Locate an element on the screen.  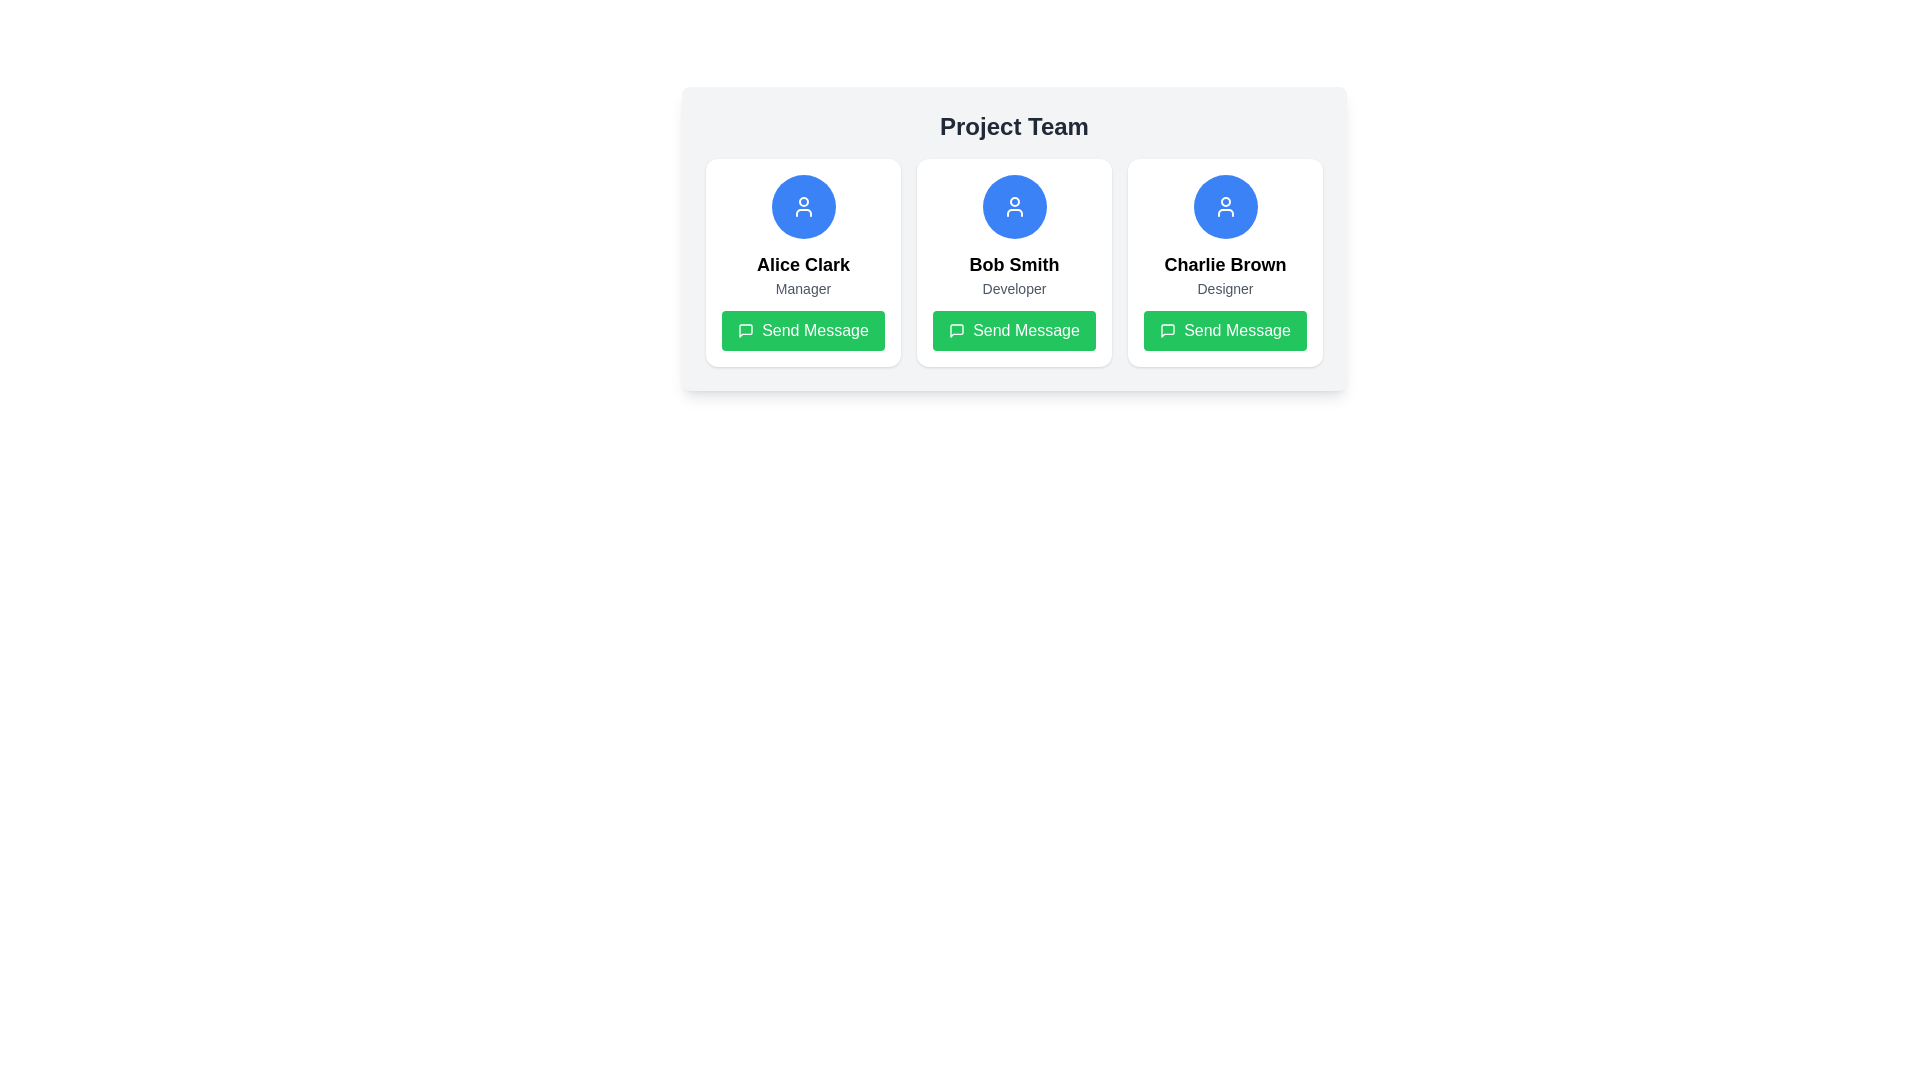
the blue circular avatar icon with a white user silhouette symbol, which is located in the top left card above the name 'Alice Clark' and the role 'Manager' is located at coordinates (803, 207).